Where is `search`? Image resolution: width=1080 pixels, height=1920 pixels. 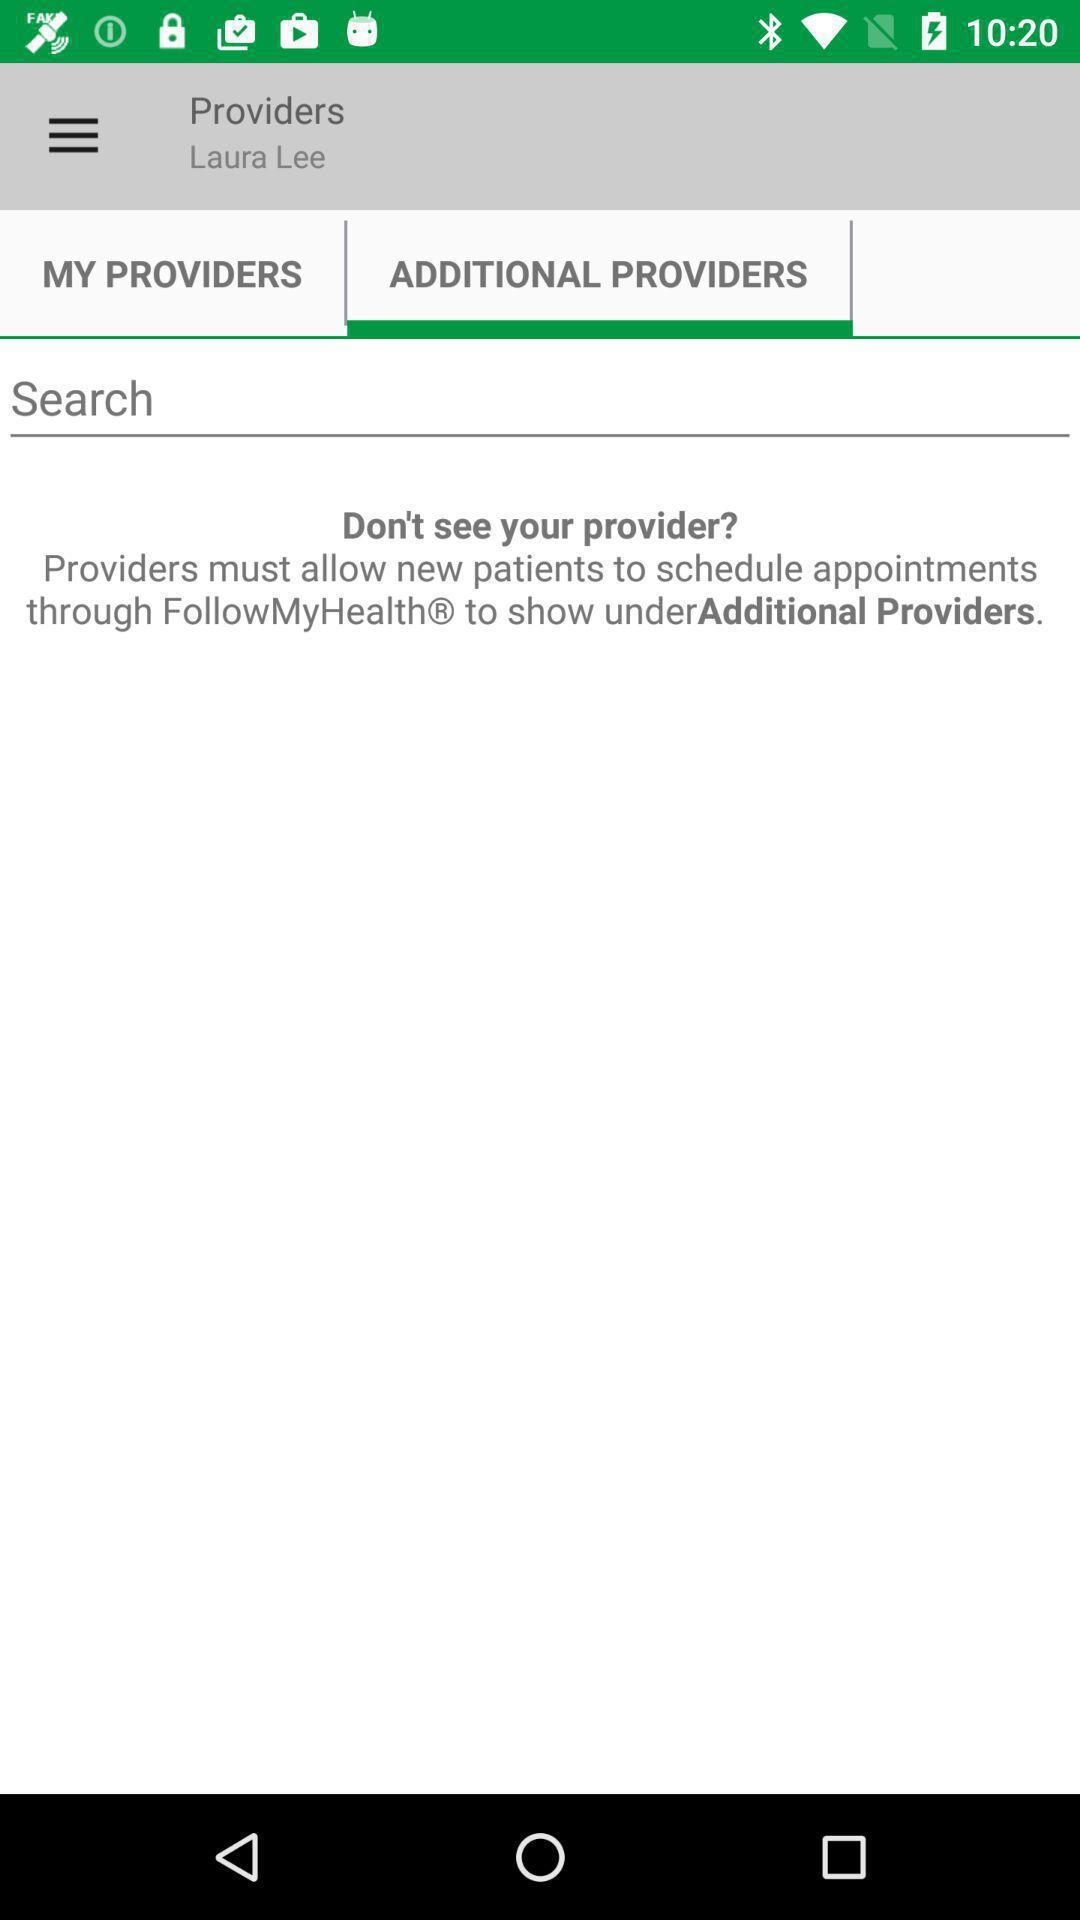 search is located at coordinates (540, 398).